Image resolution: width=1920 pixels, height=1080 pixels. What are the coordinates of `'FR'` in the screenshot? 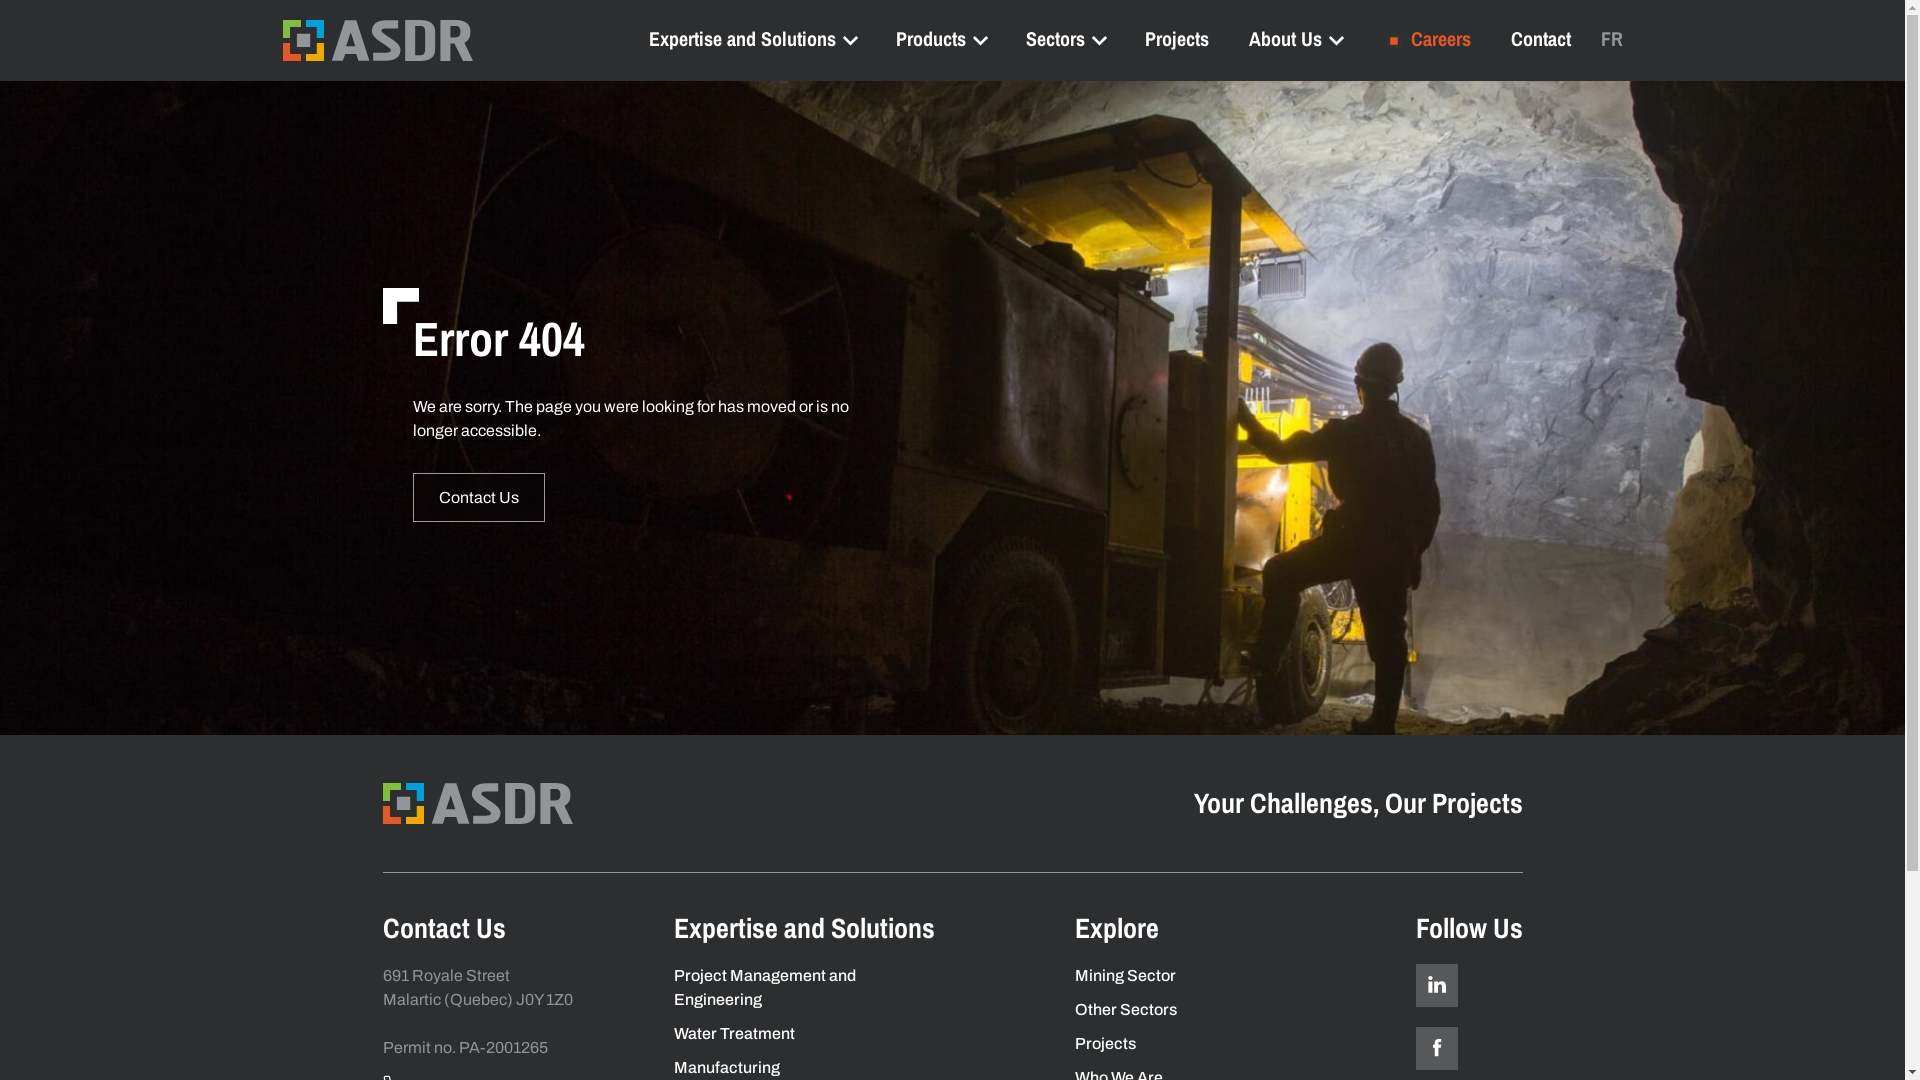 It's located at (1611, 37).